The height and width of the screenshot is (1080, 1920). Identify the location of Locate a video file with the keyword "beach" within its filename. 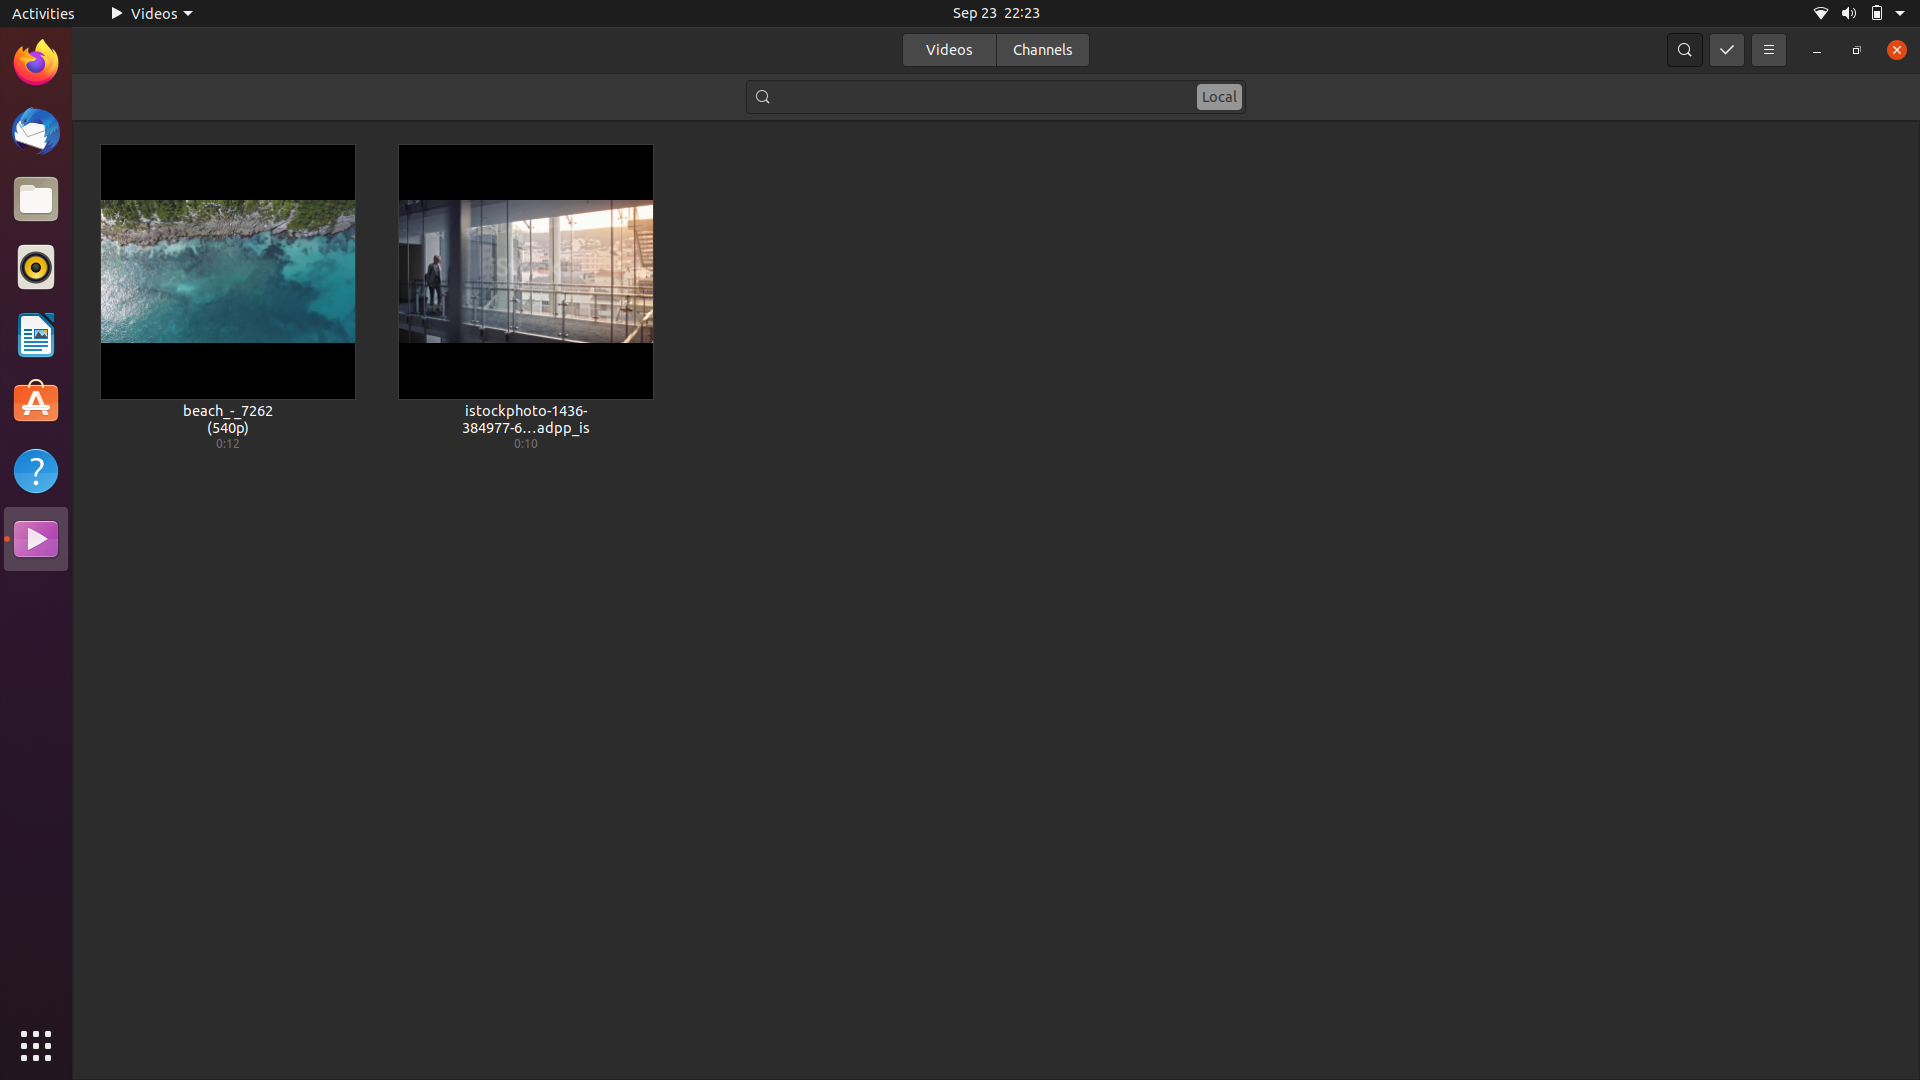
(996, 95).